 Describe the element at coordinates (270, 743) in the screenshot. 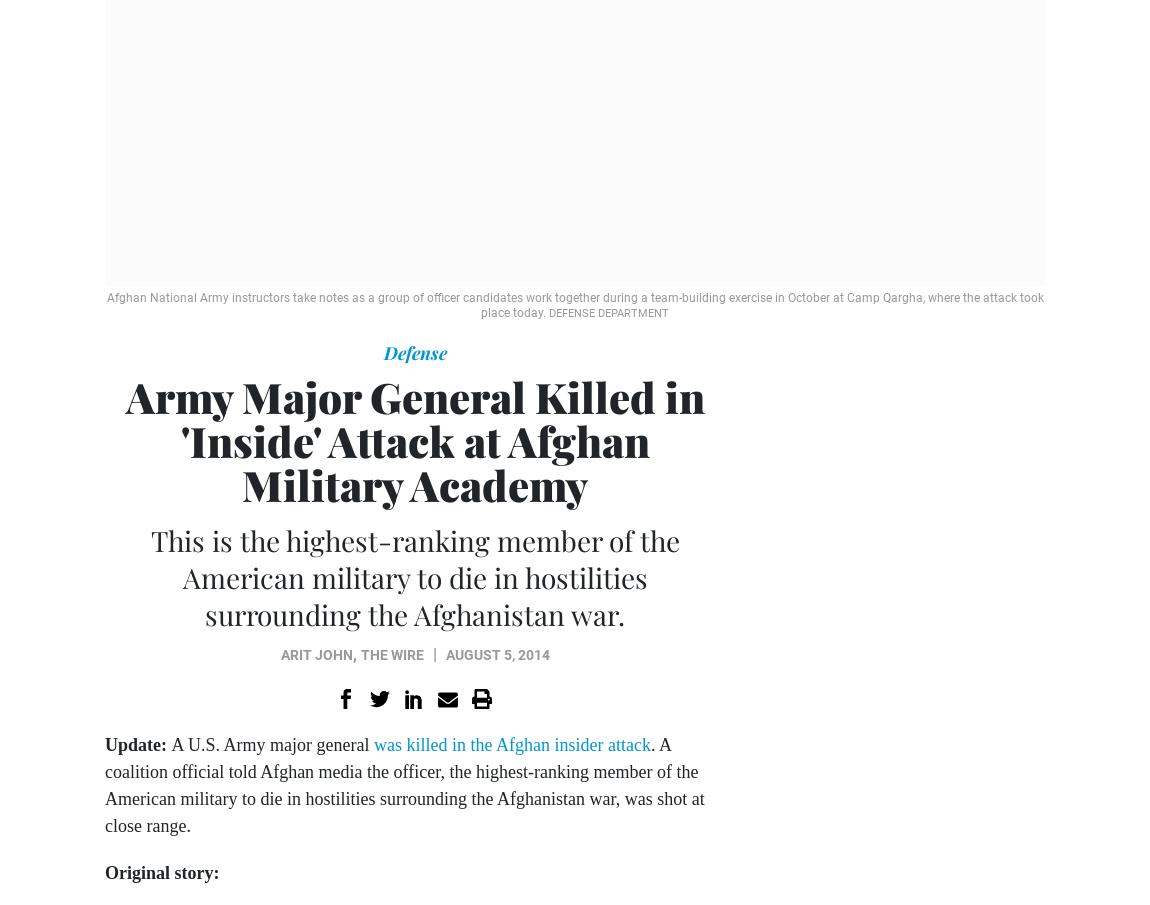

I see `'A U.S. Army major general'` at that location.